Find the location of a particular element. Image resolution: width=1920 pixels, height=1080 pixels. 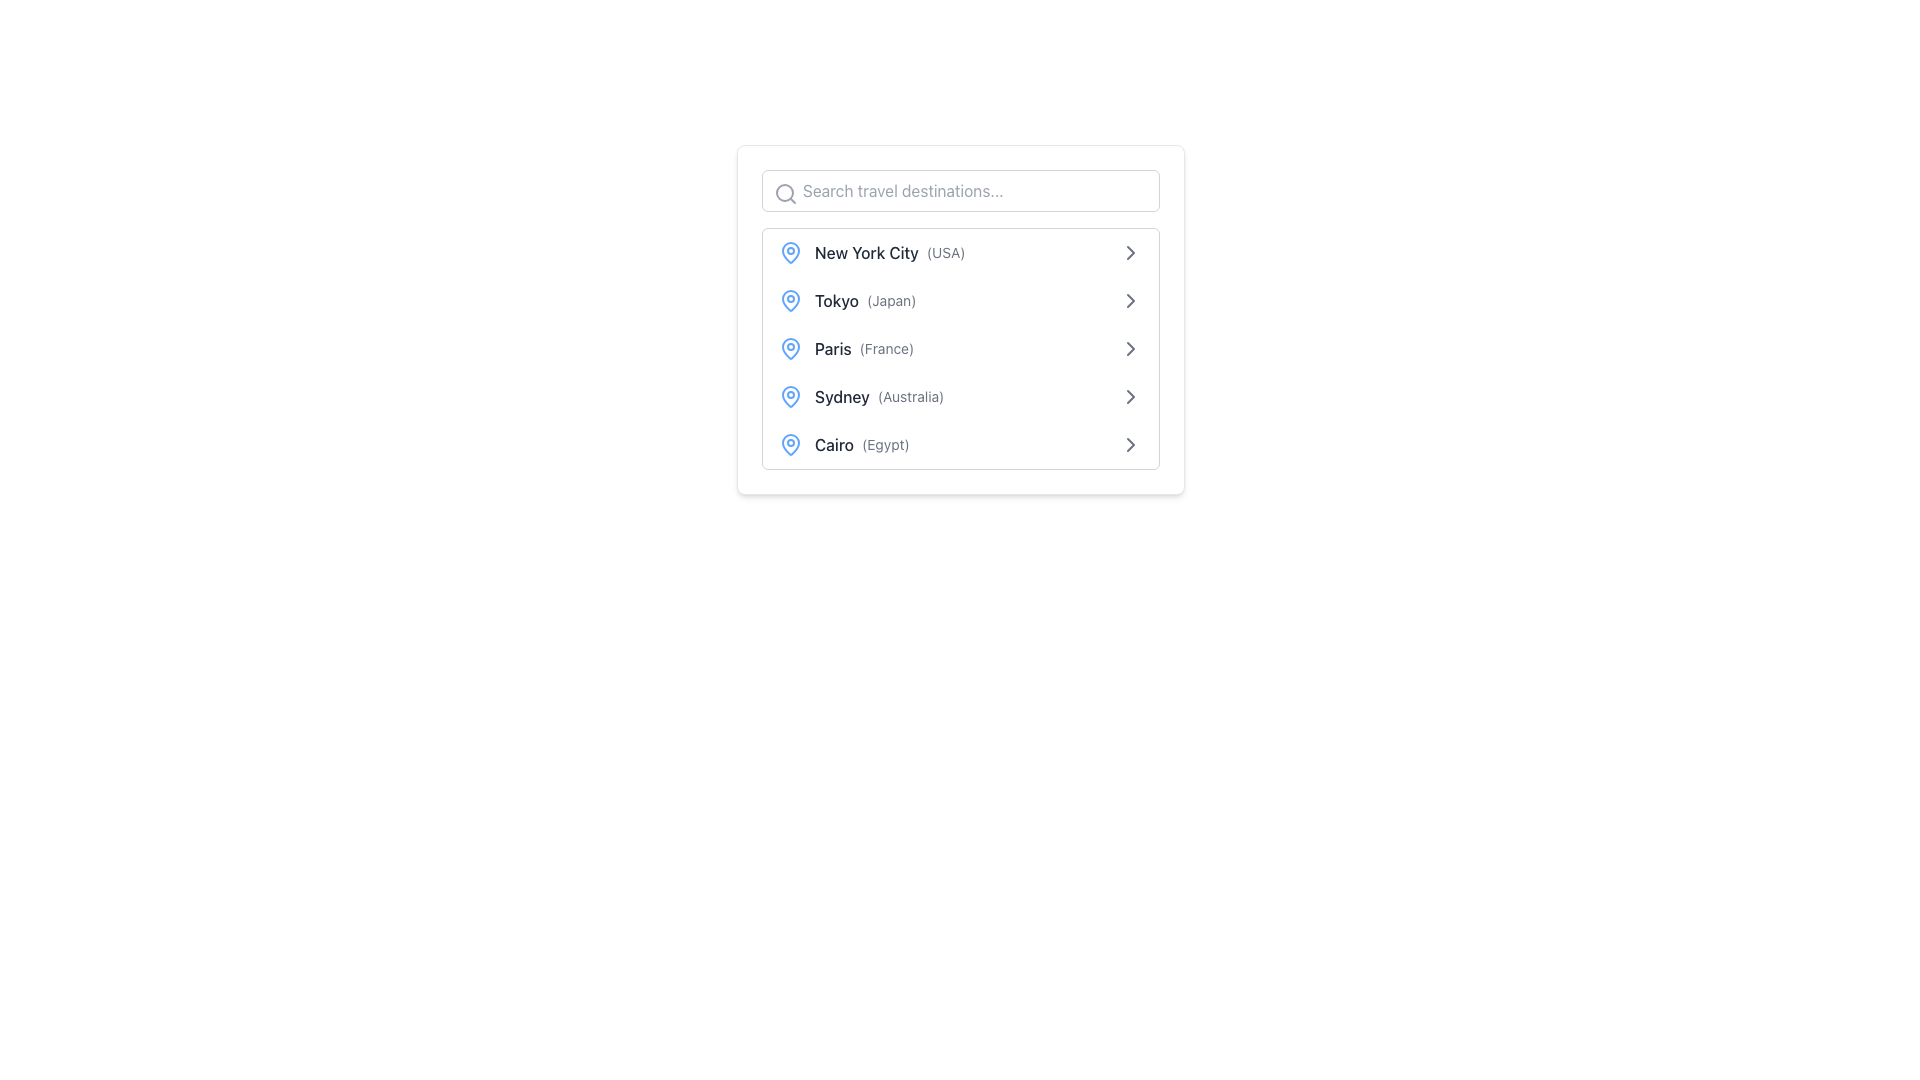

the leftmost icon in the first list item, which resembles a drop or pin with a hollow body and filled center, preceding the 'New York City (USA)' text entry is located at coordinates (790, 250).